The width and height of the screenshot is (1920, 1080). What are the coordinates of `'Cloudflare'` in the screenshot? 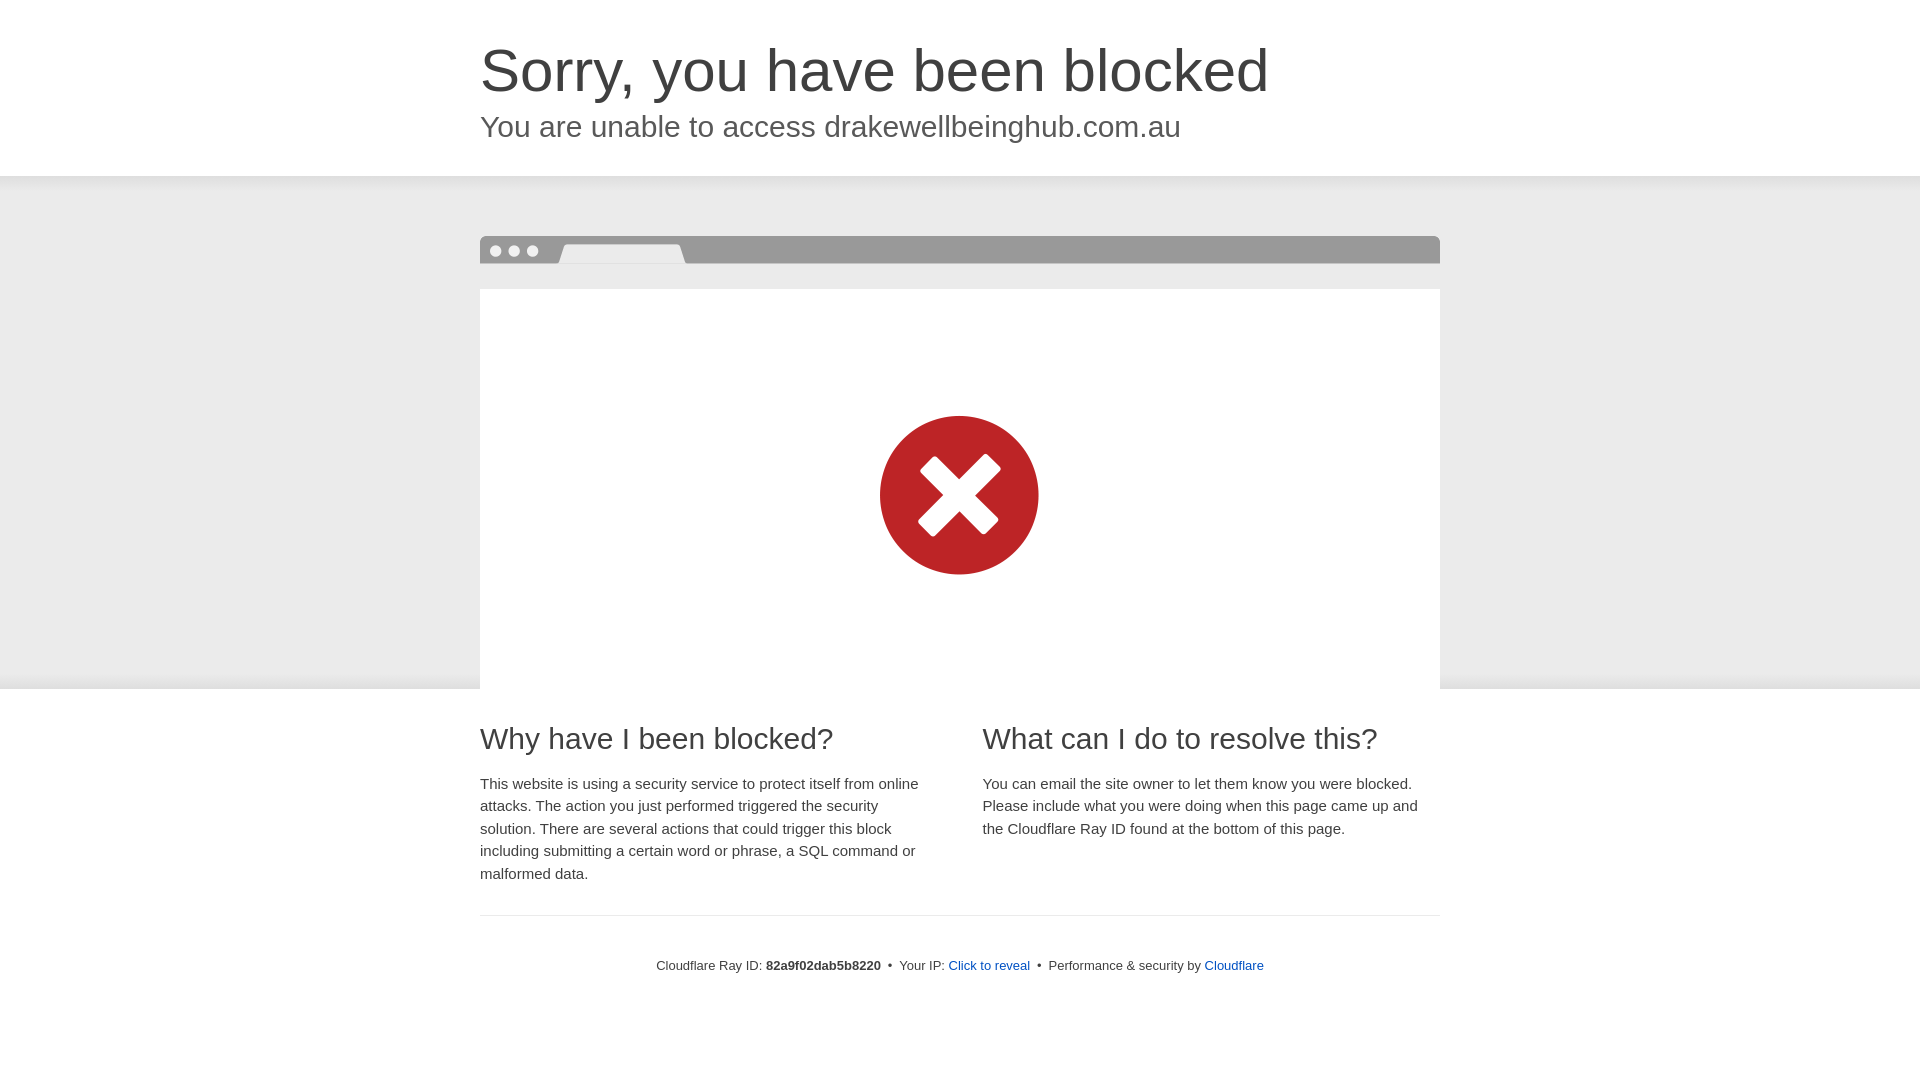 It's located at (1233, 964).